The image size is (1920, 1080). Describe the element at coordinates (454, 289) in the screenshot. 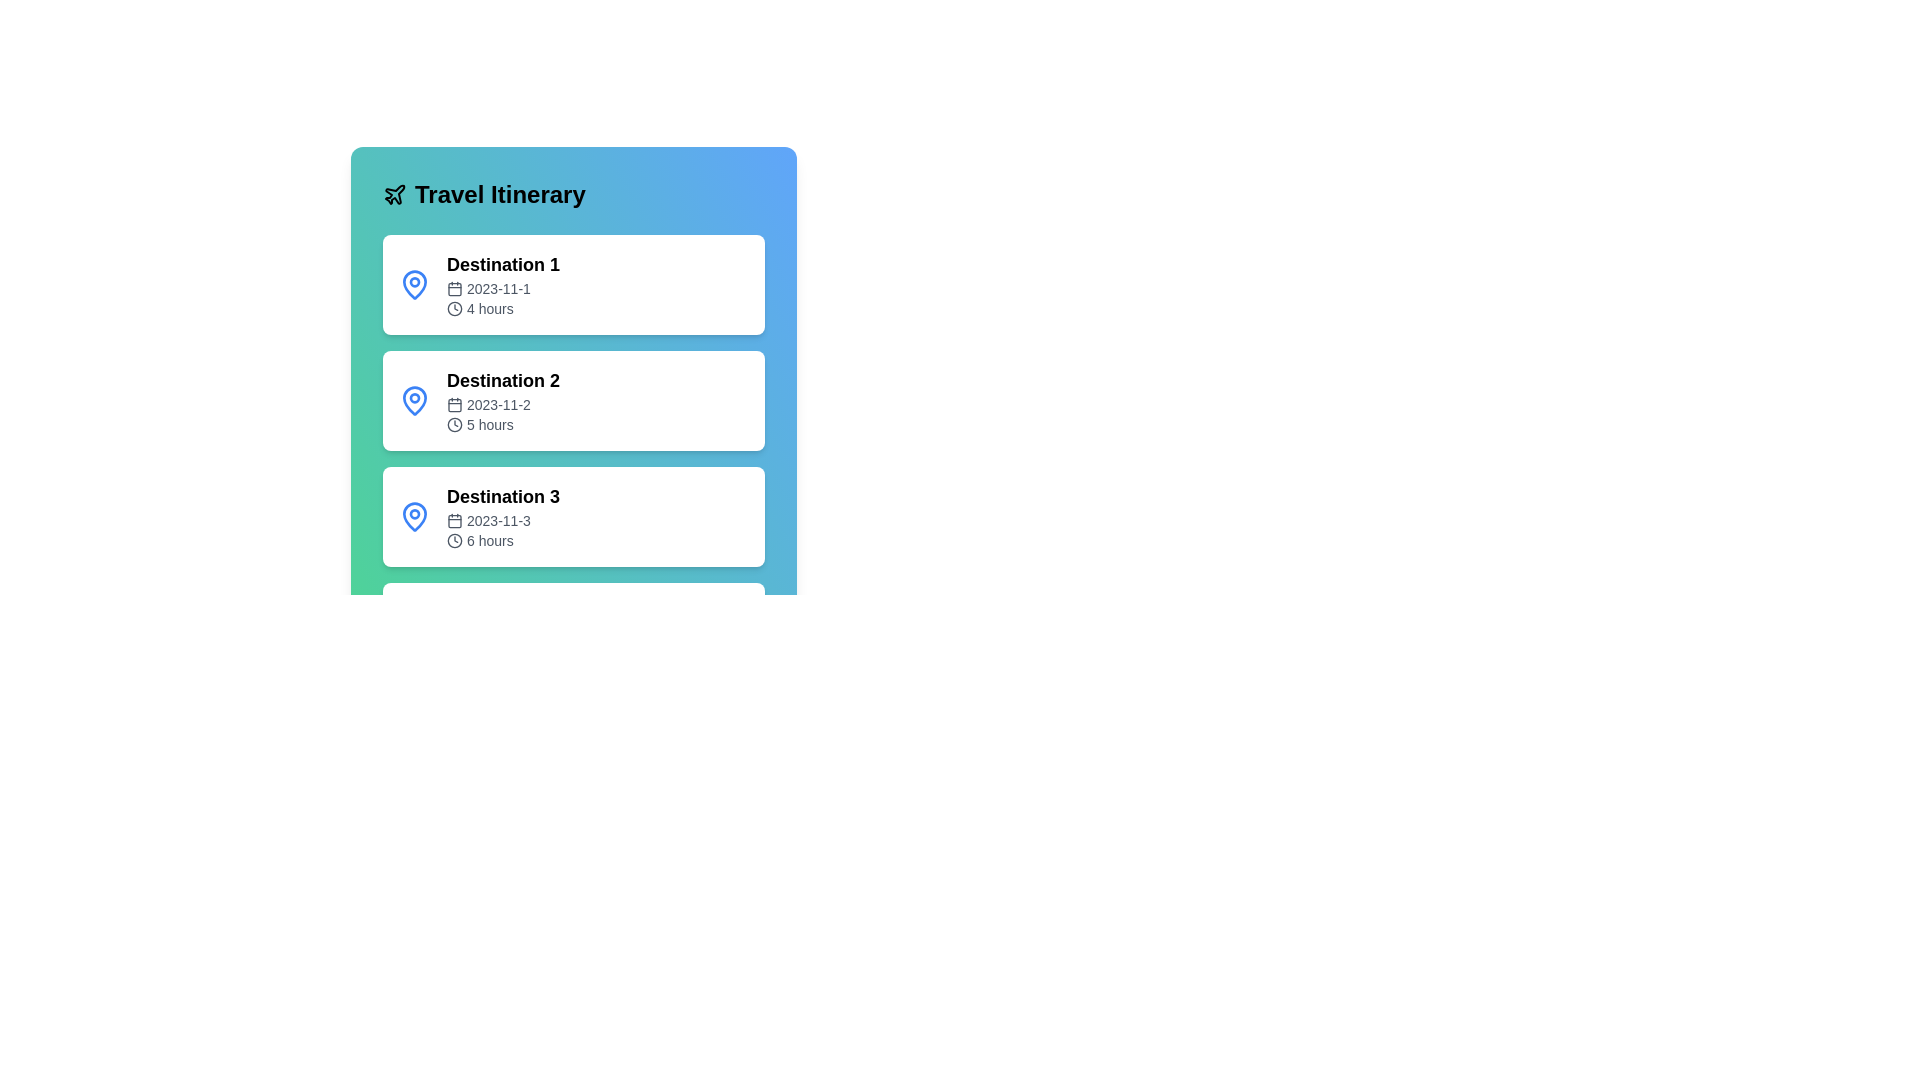

I see `the calendar icon located in the top-left portion of the 'Destination 1' card, which is a dark gray square with two top extensions and a grid inside` at that location.